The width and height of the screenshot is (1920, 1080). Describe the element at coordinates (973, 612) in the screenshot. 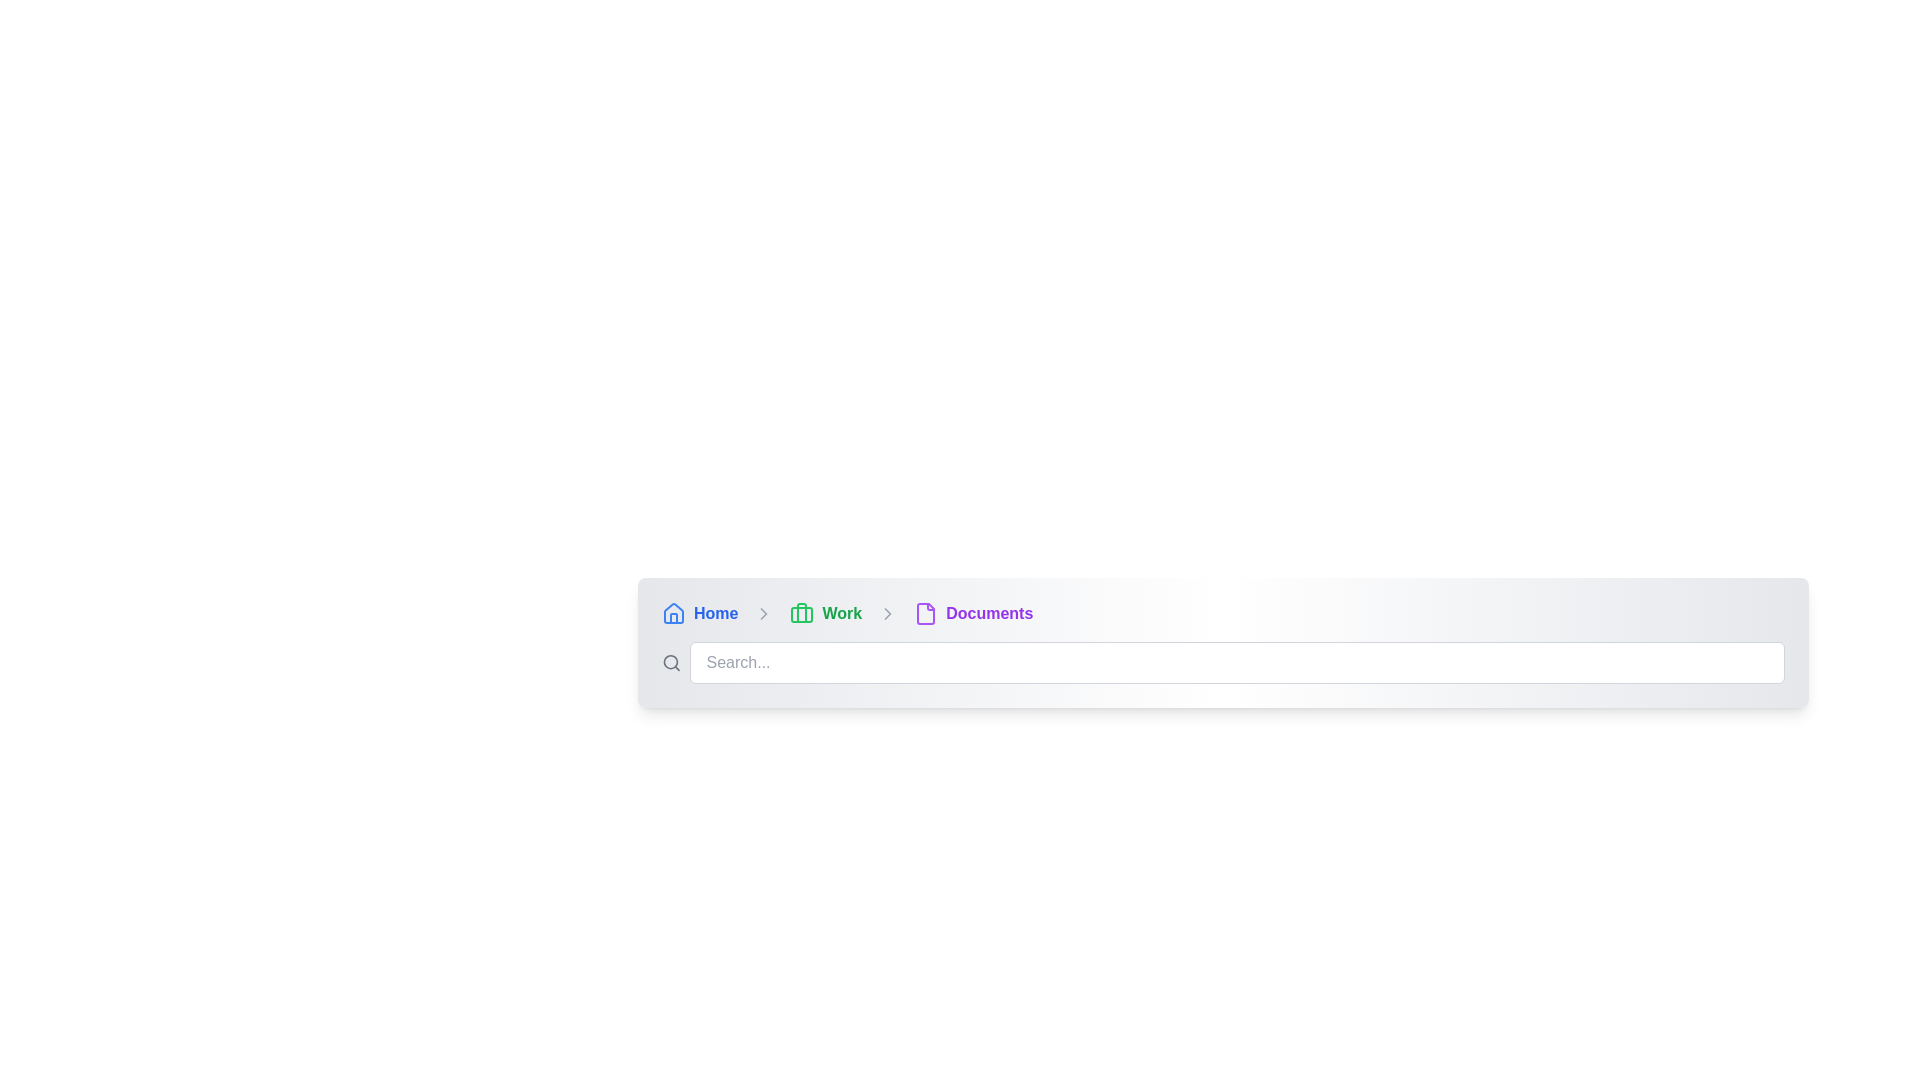

I see `the Breadcrumb navigation item that indicates the user's current location within the hierarchy of pages, positioned as the last item in the breadcrumb navigation bar` at that location.